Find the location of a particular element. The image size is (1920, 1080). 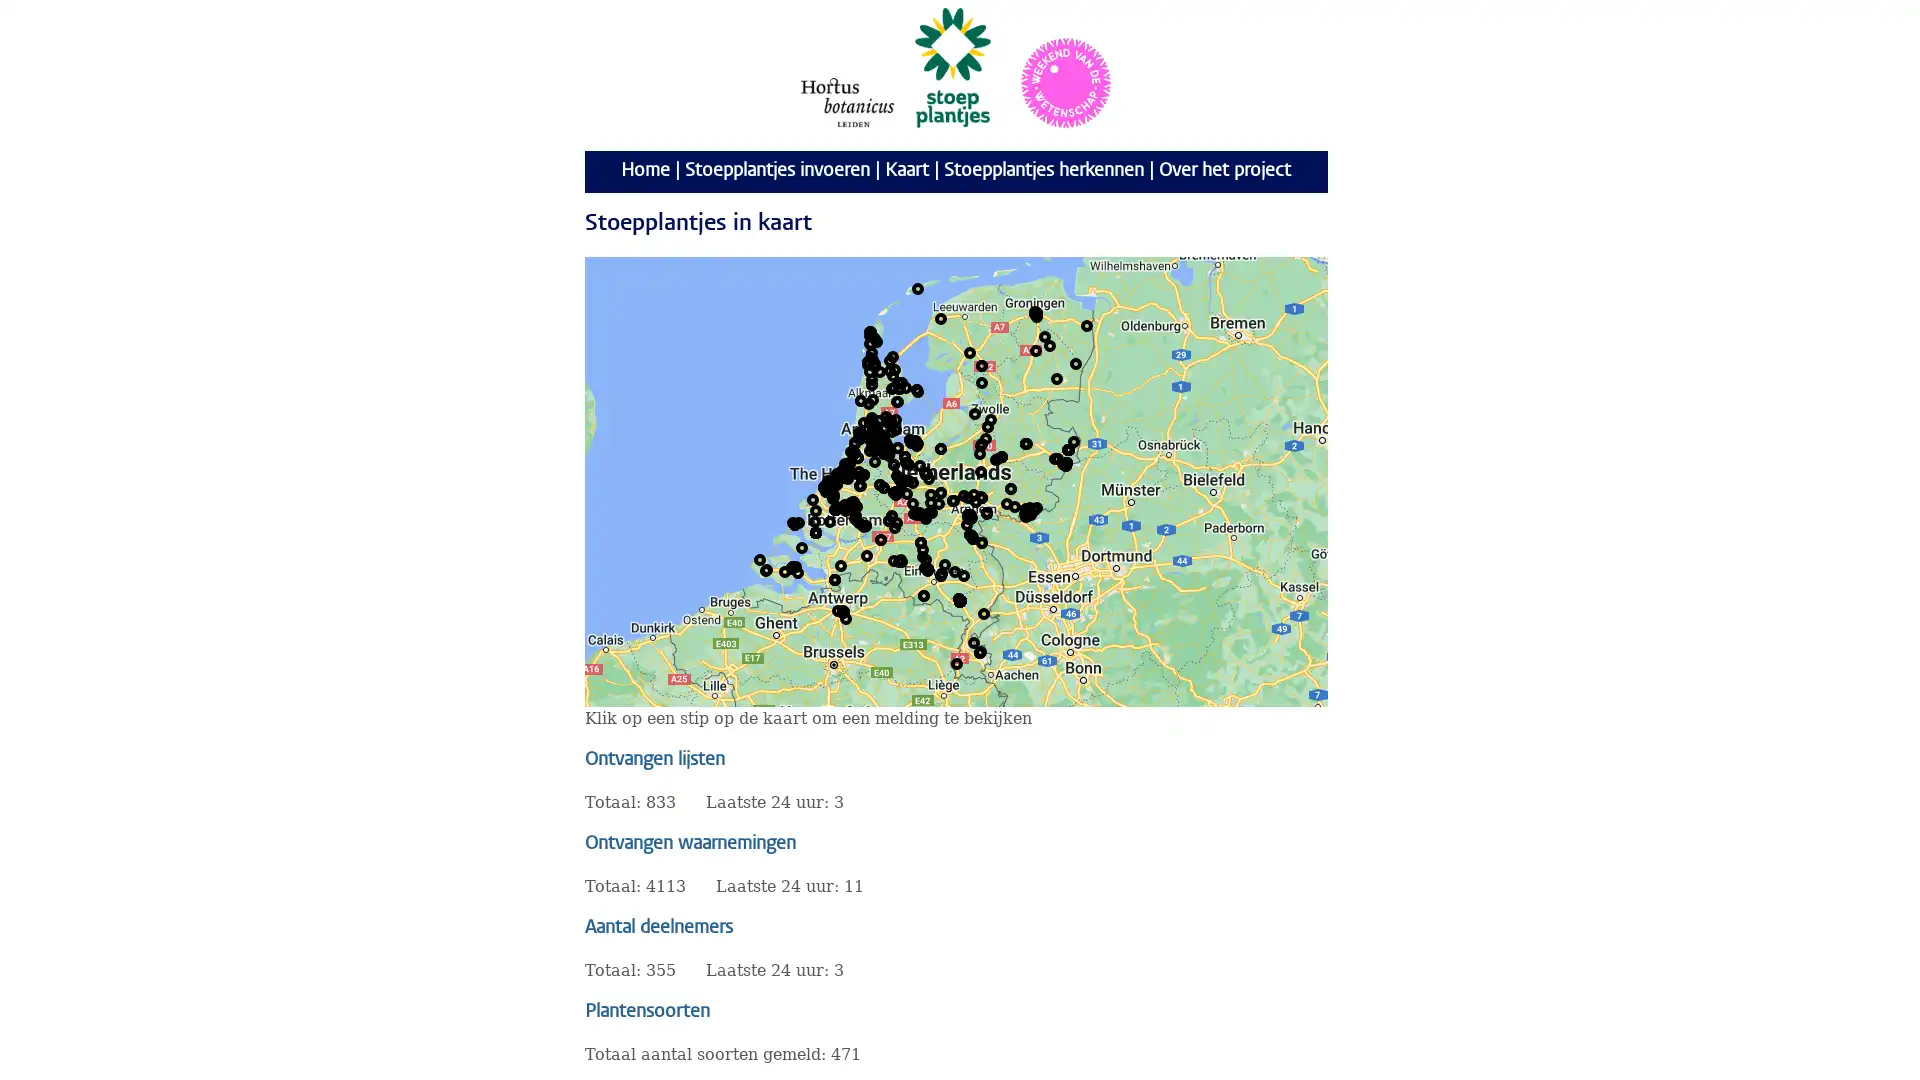

Telling van Natuurclub Natuur om de Hoek Panta Rhei op 14 maart 2022 is located at coordinates (900, 560).